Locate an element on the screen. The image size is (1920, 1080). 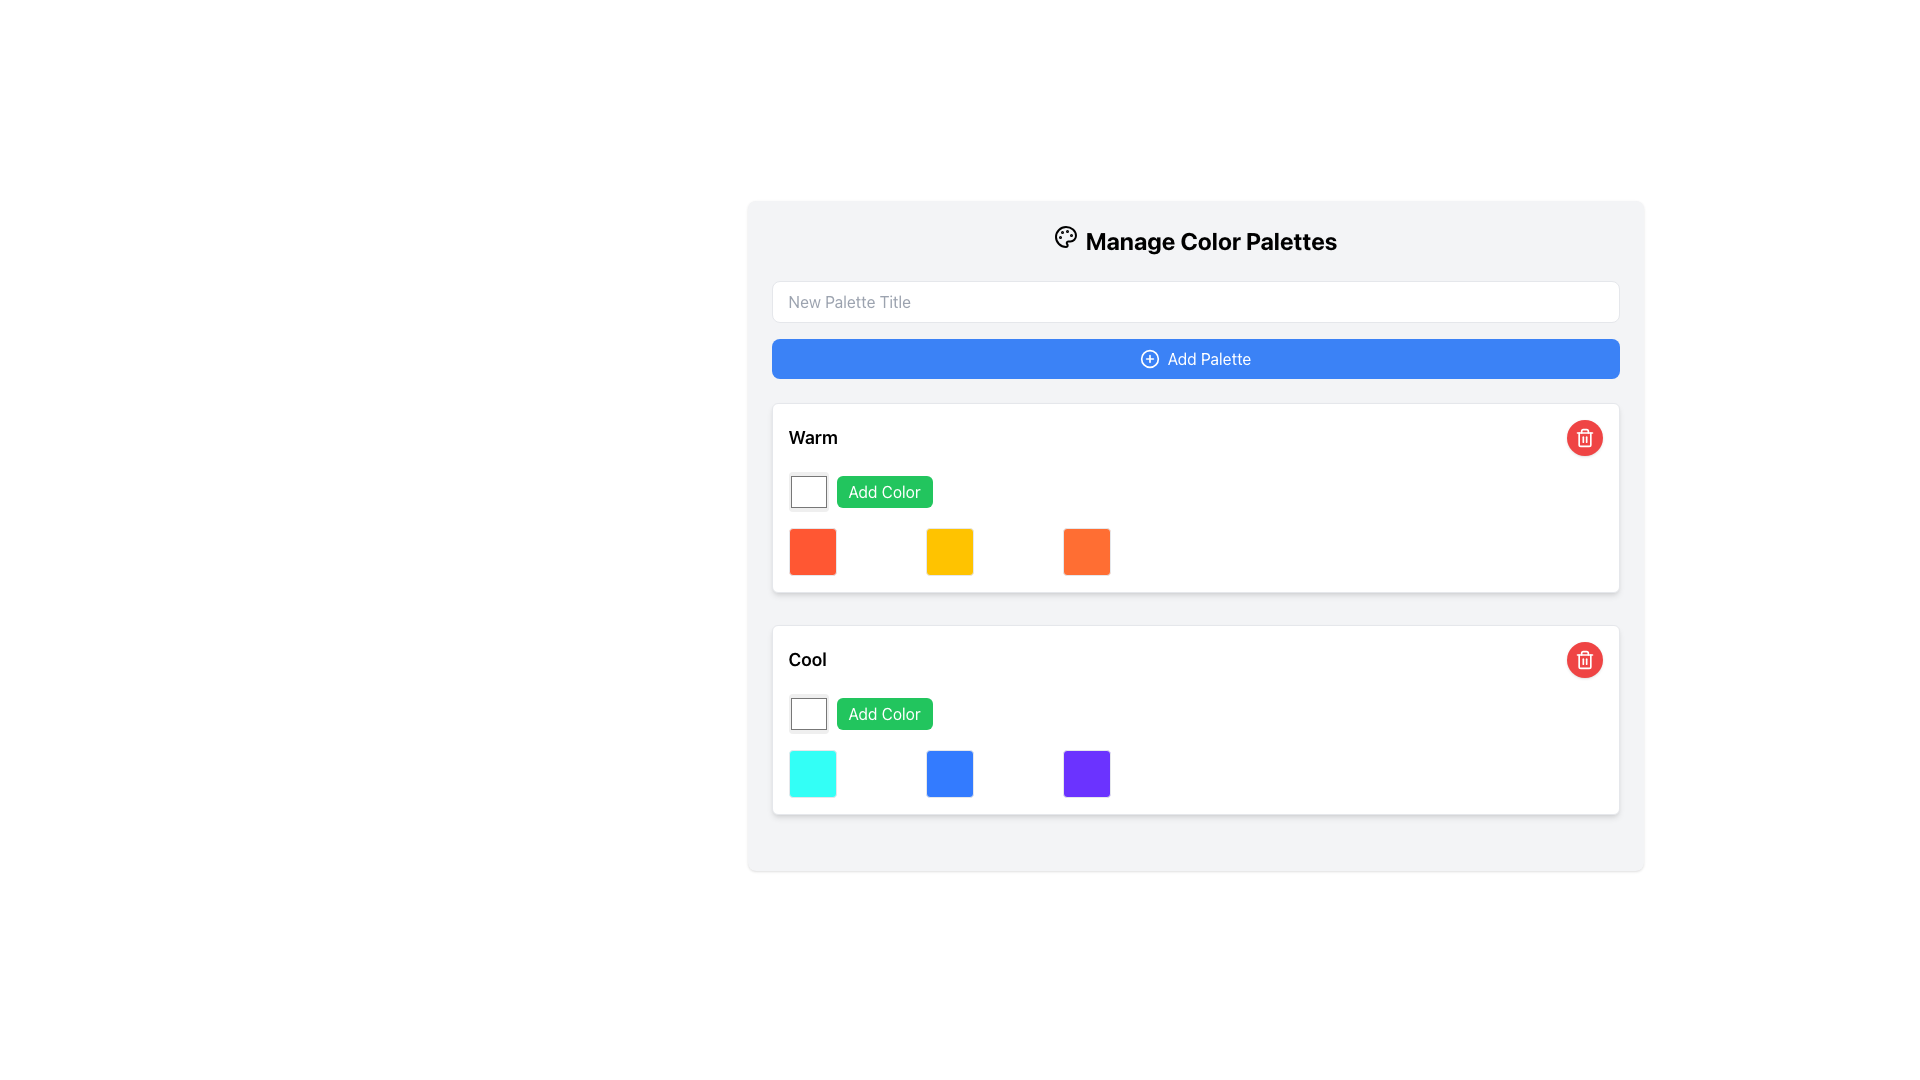
keyboard navigation is located at coordinates (1583, 659).